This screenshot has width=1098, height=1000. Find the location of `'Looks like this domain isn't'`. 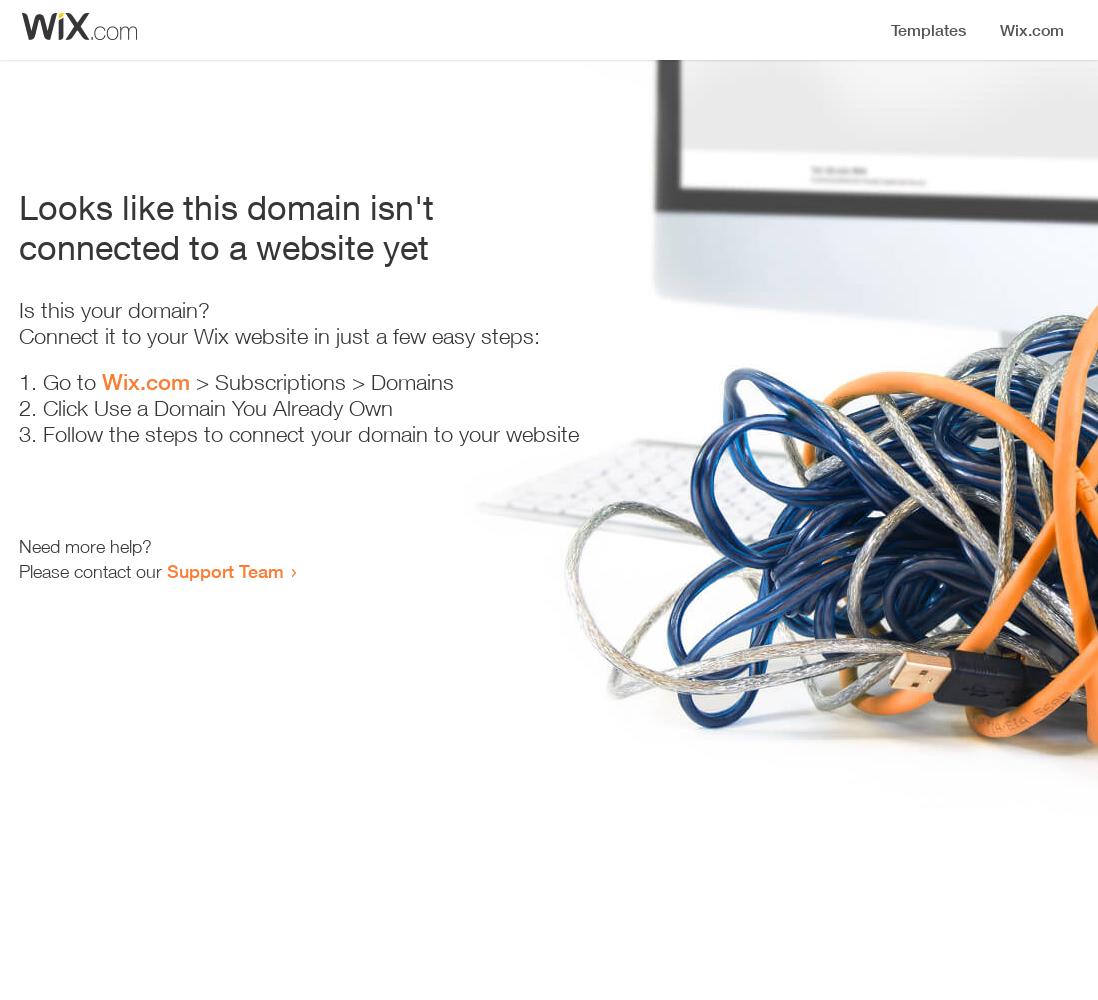

'Looks like this domain isn't' is located at coordinates (225, 206).